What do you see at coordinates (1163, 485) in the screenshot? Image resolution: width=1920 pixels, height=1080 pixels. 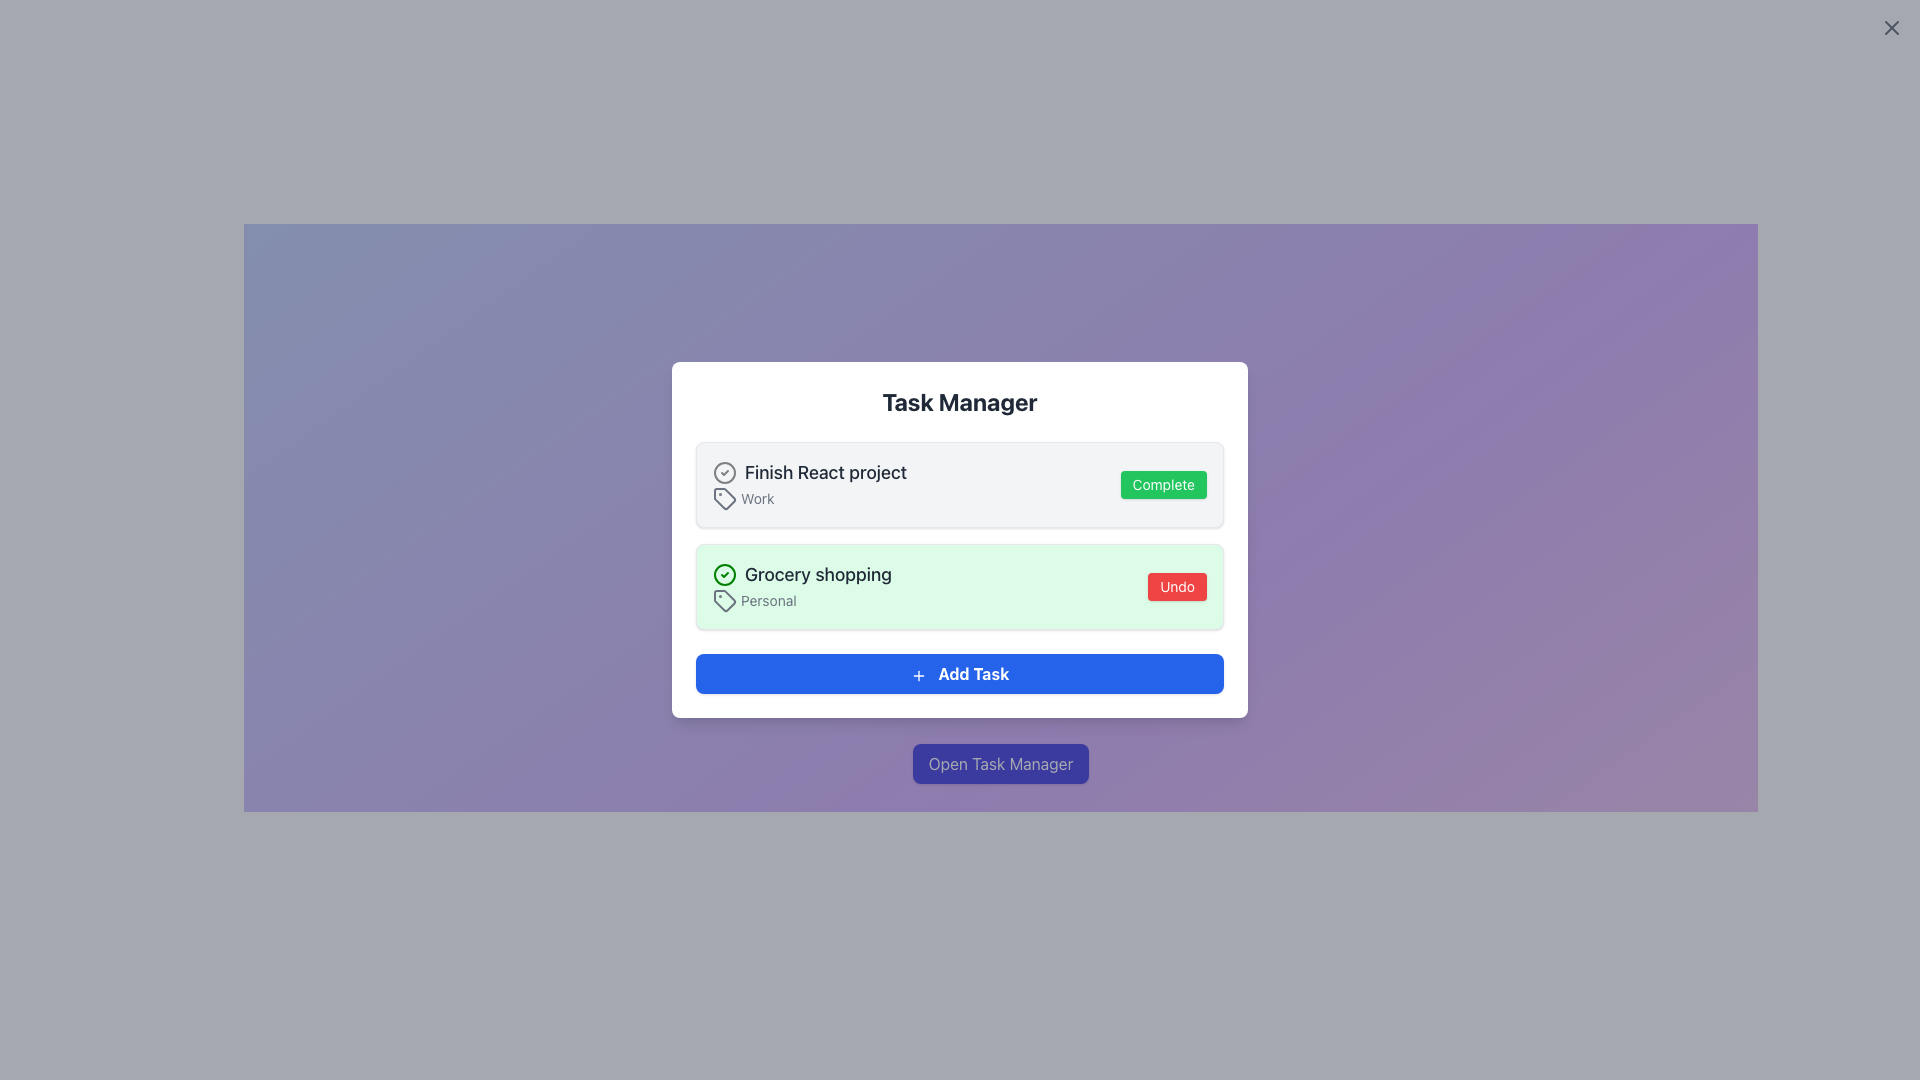 I see `the button on the right side of the task 'Finish React project' to mark it as completed` at bounding box center [1163, 485].